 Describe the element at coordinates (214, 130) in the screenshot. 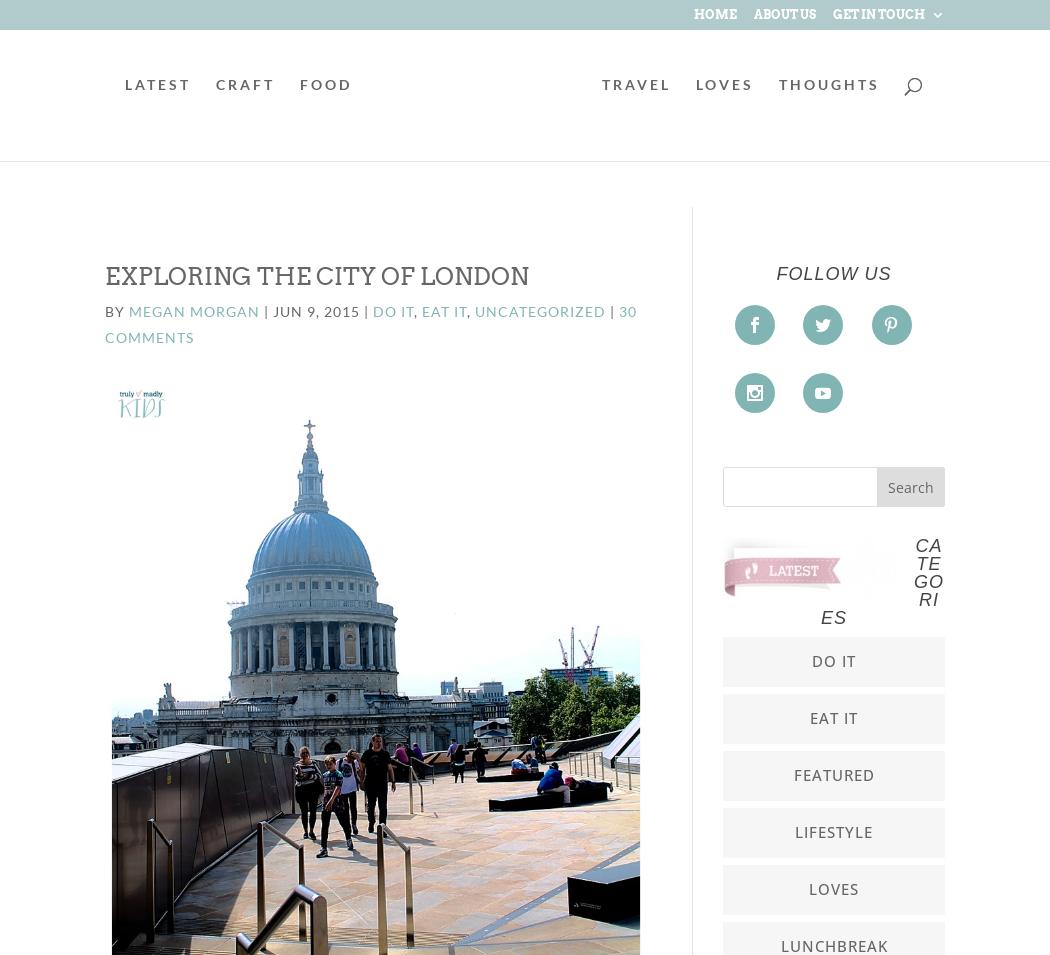

I see `'CRAFT'` at that location.